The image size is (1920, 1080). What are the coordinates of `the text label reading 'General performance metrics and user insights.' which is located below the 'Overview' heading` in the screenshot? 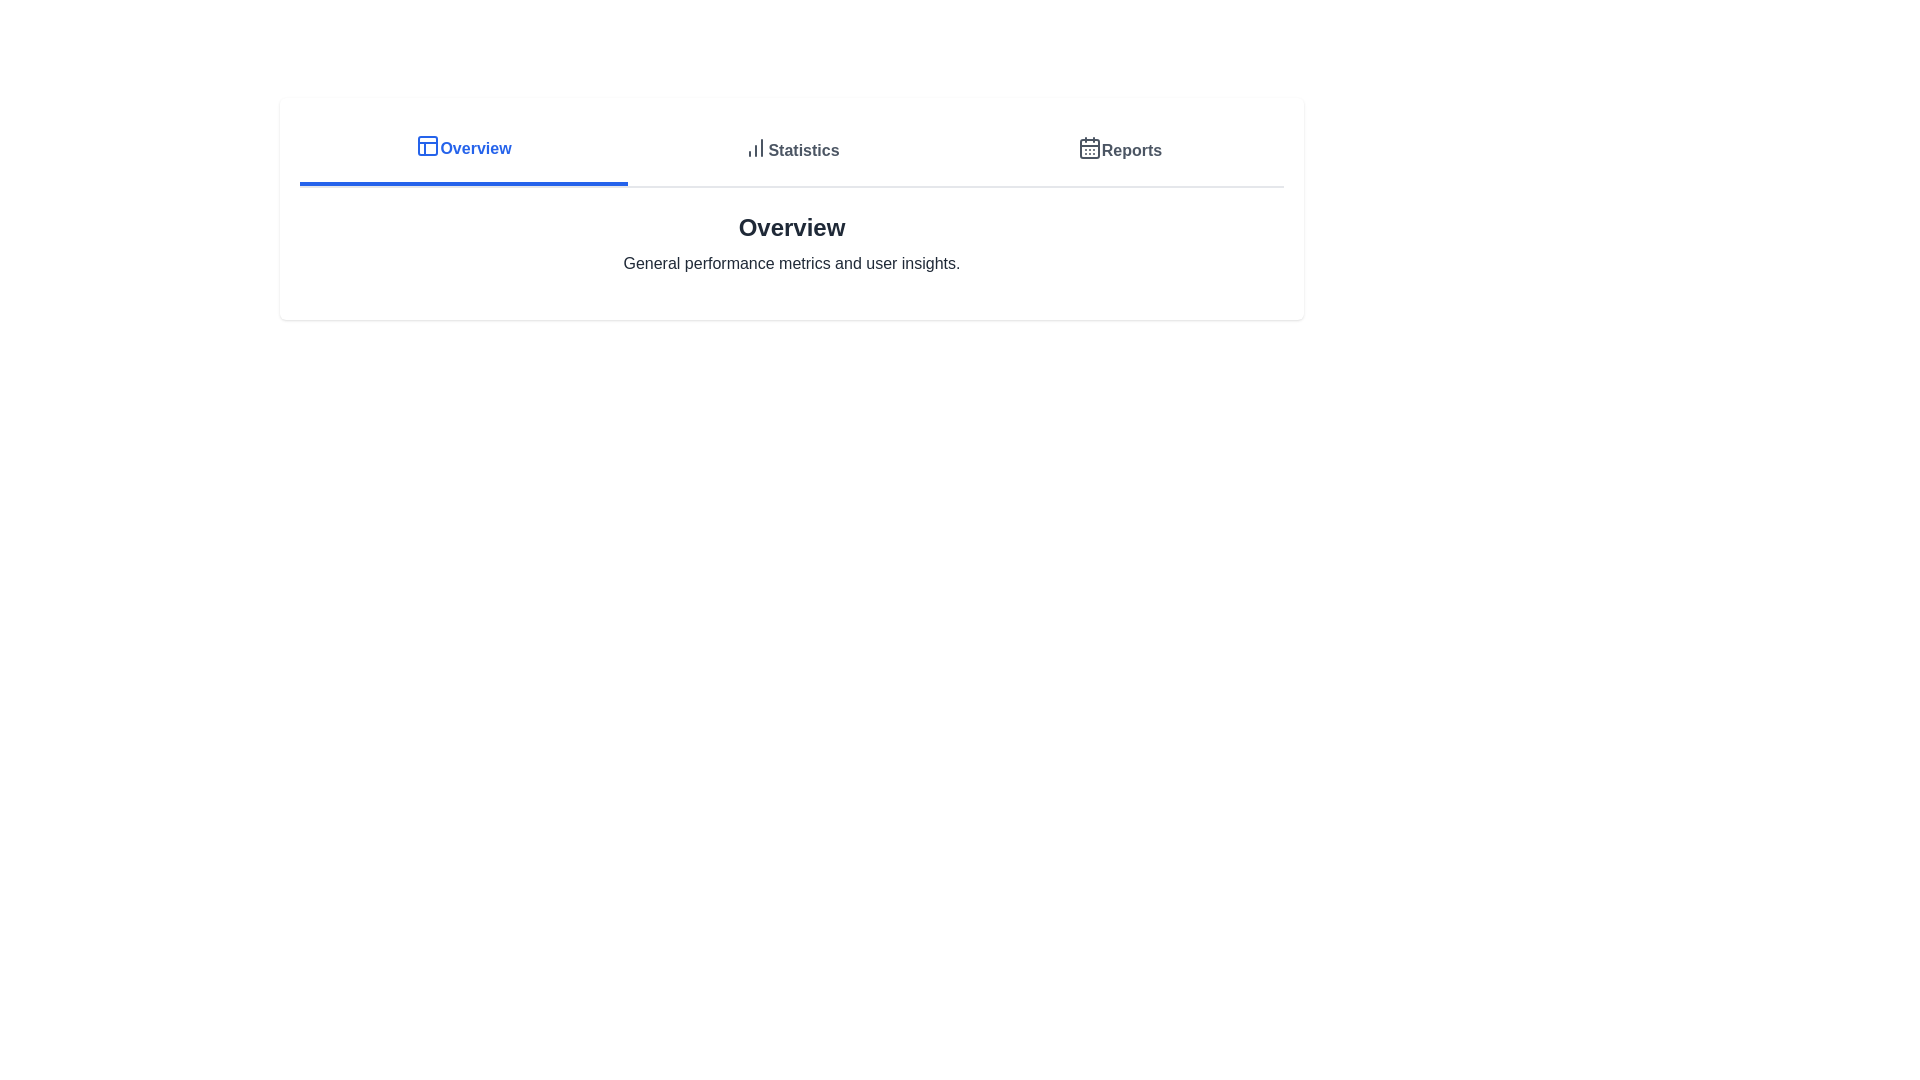 It's located at (791, 262).